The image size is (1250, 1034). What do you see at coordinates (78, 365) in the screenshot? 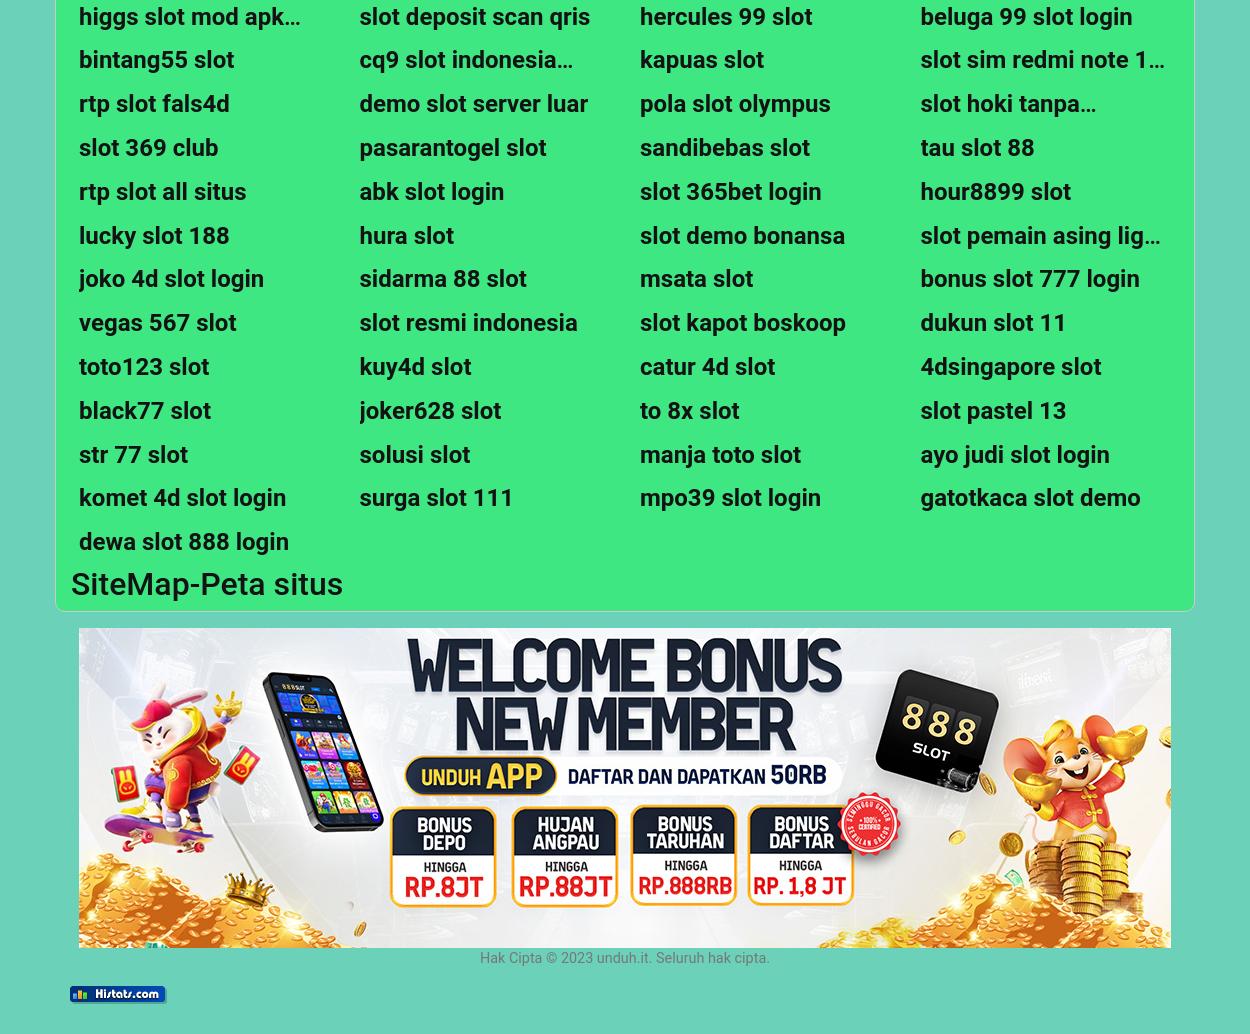
I see `'toto123 slot'` at bounding box center [78, 365].